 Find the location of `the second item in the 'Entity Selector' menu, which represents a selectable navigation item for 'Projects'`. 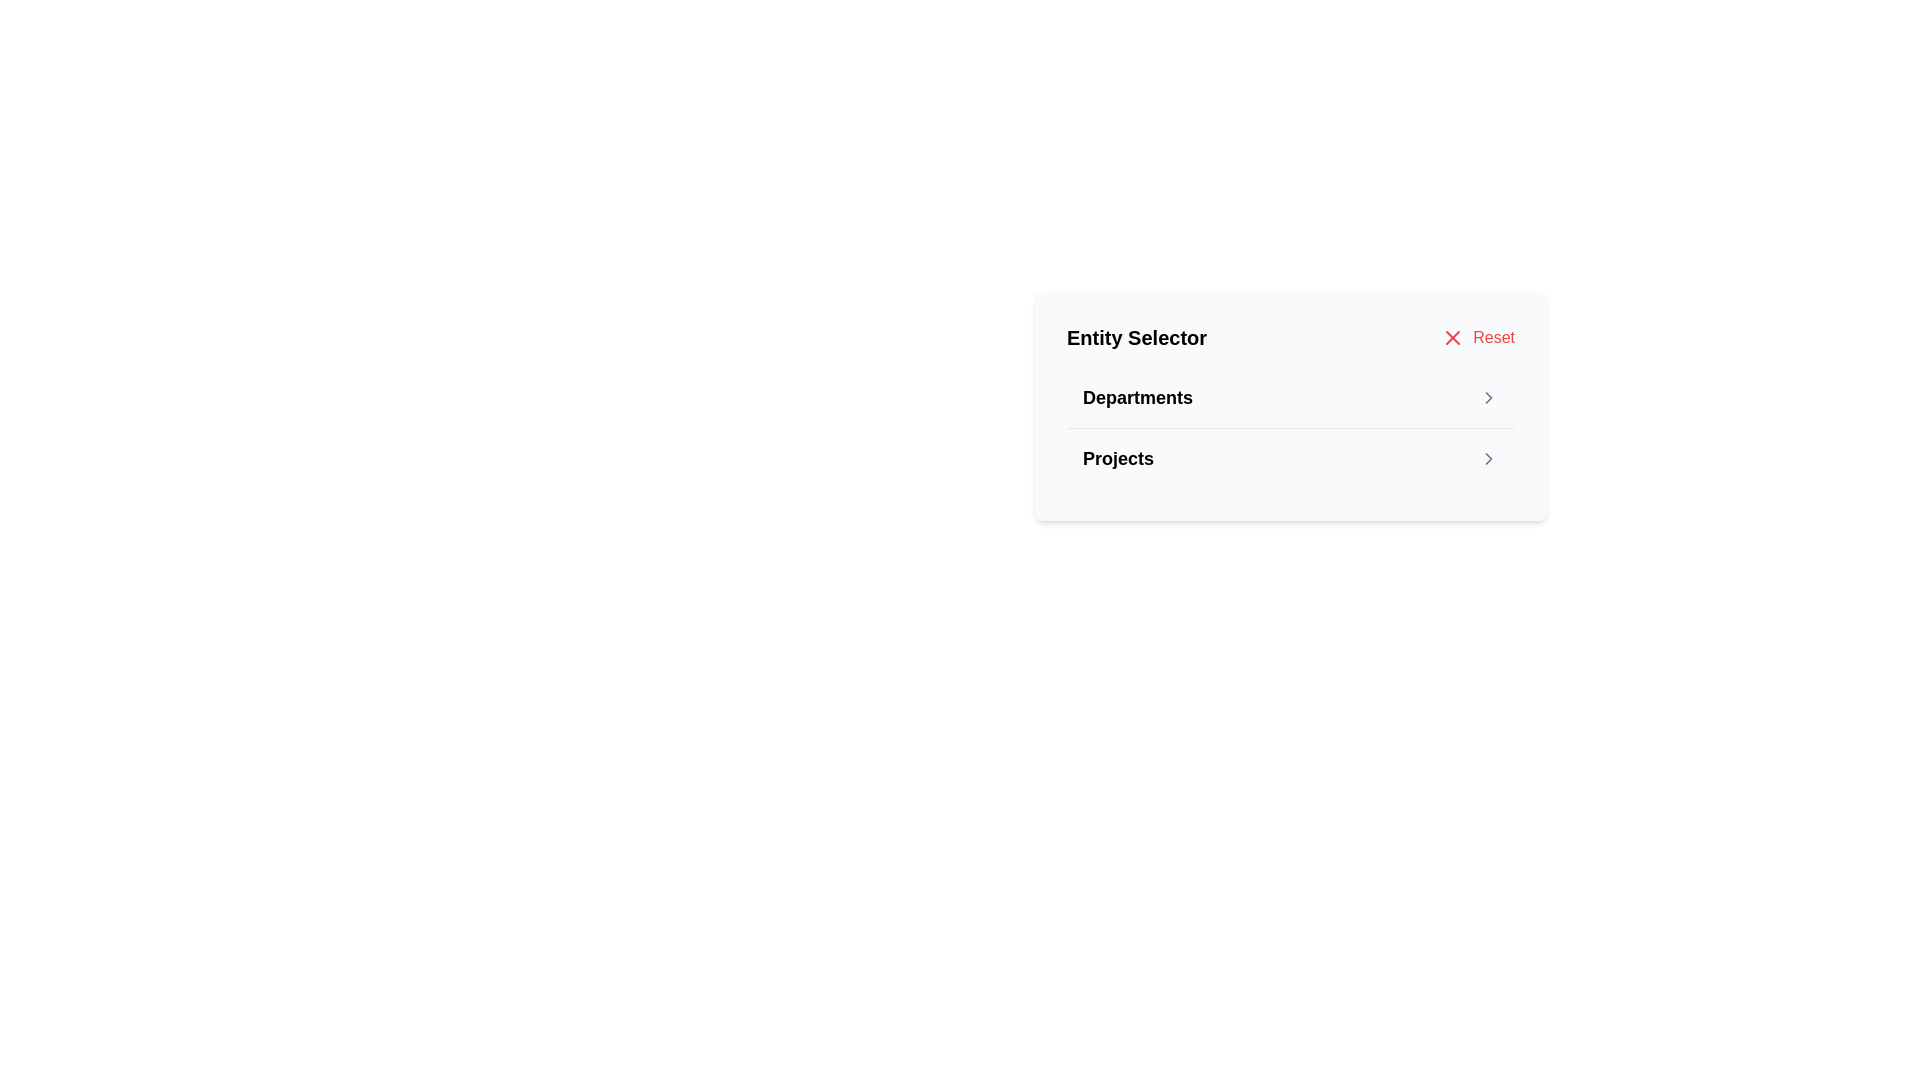

the second item in the 'Entity Selector' menu, which represents a selectable navigation item for 'Projects' is located at coordinates (1291, 458).